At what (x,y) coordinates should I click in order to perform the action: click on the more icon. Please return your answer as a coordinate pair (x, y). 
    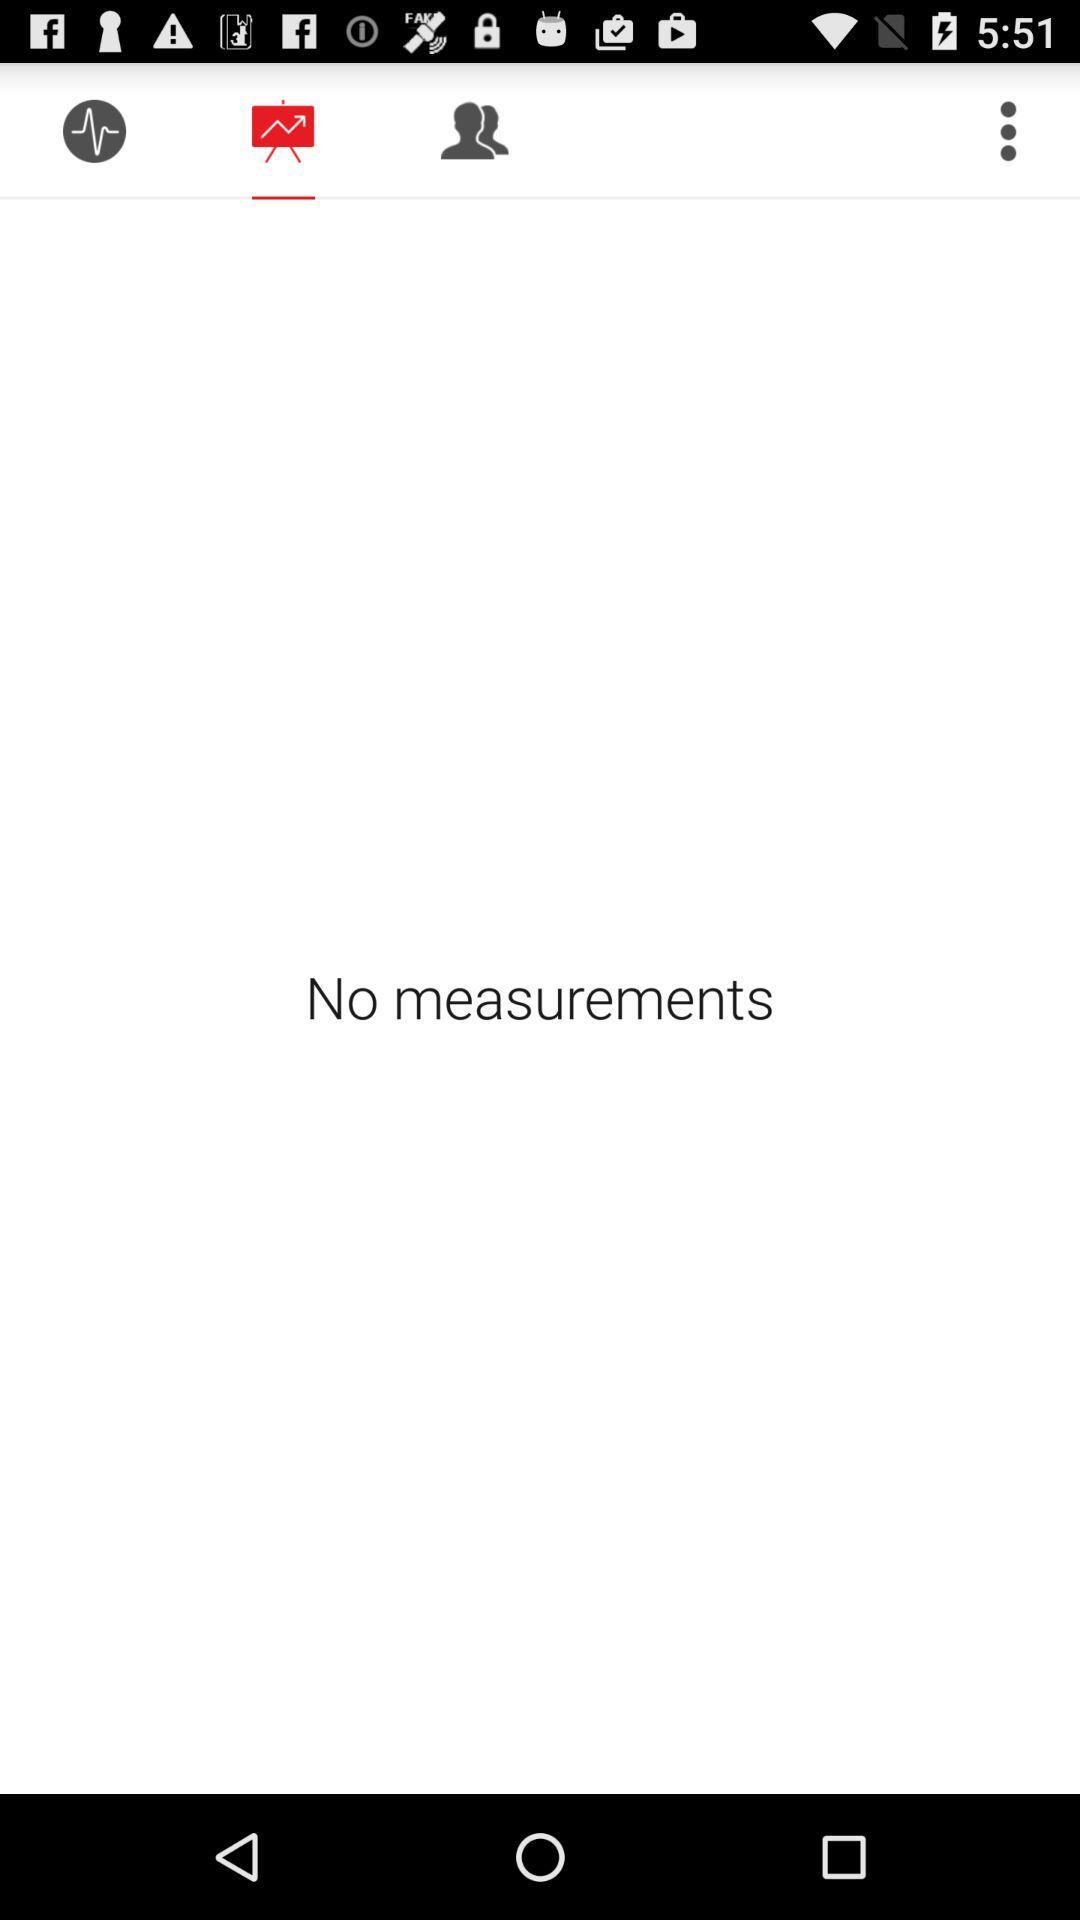
    Looking at the image, I should click on (1008, 139).